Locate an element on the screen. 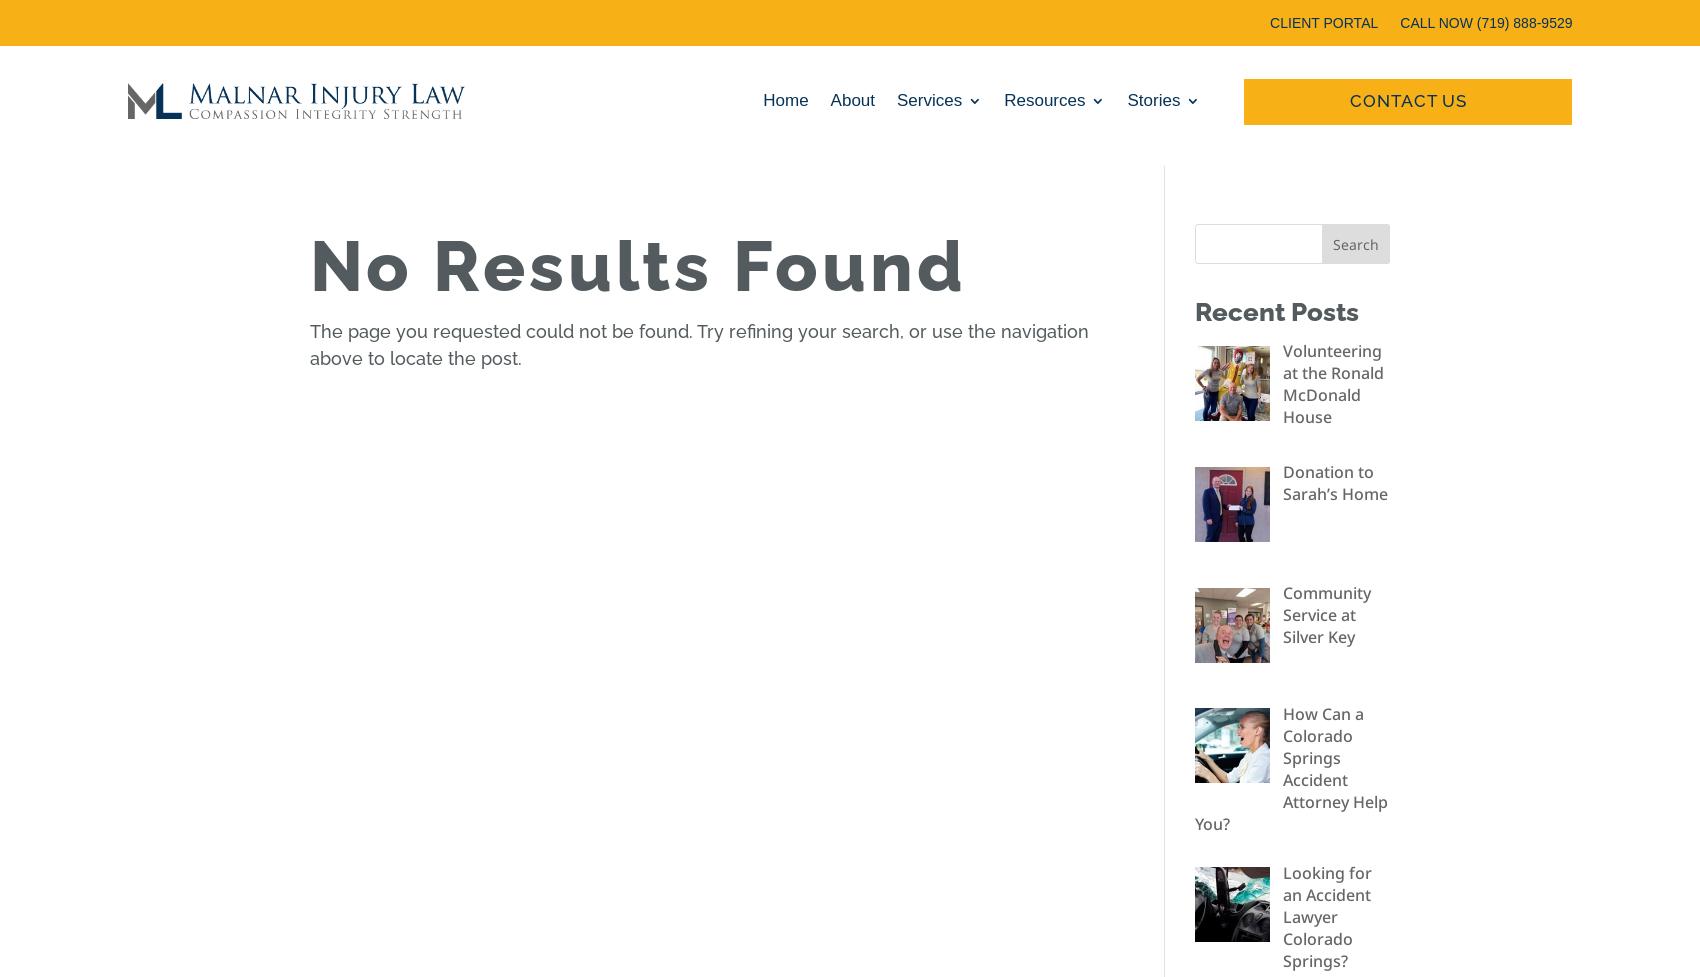  'No Results Found' is located at coordinates (638, 265).